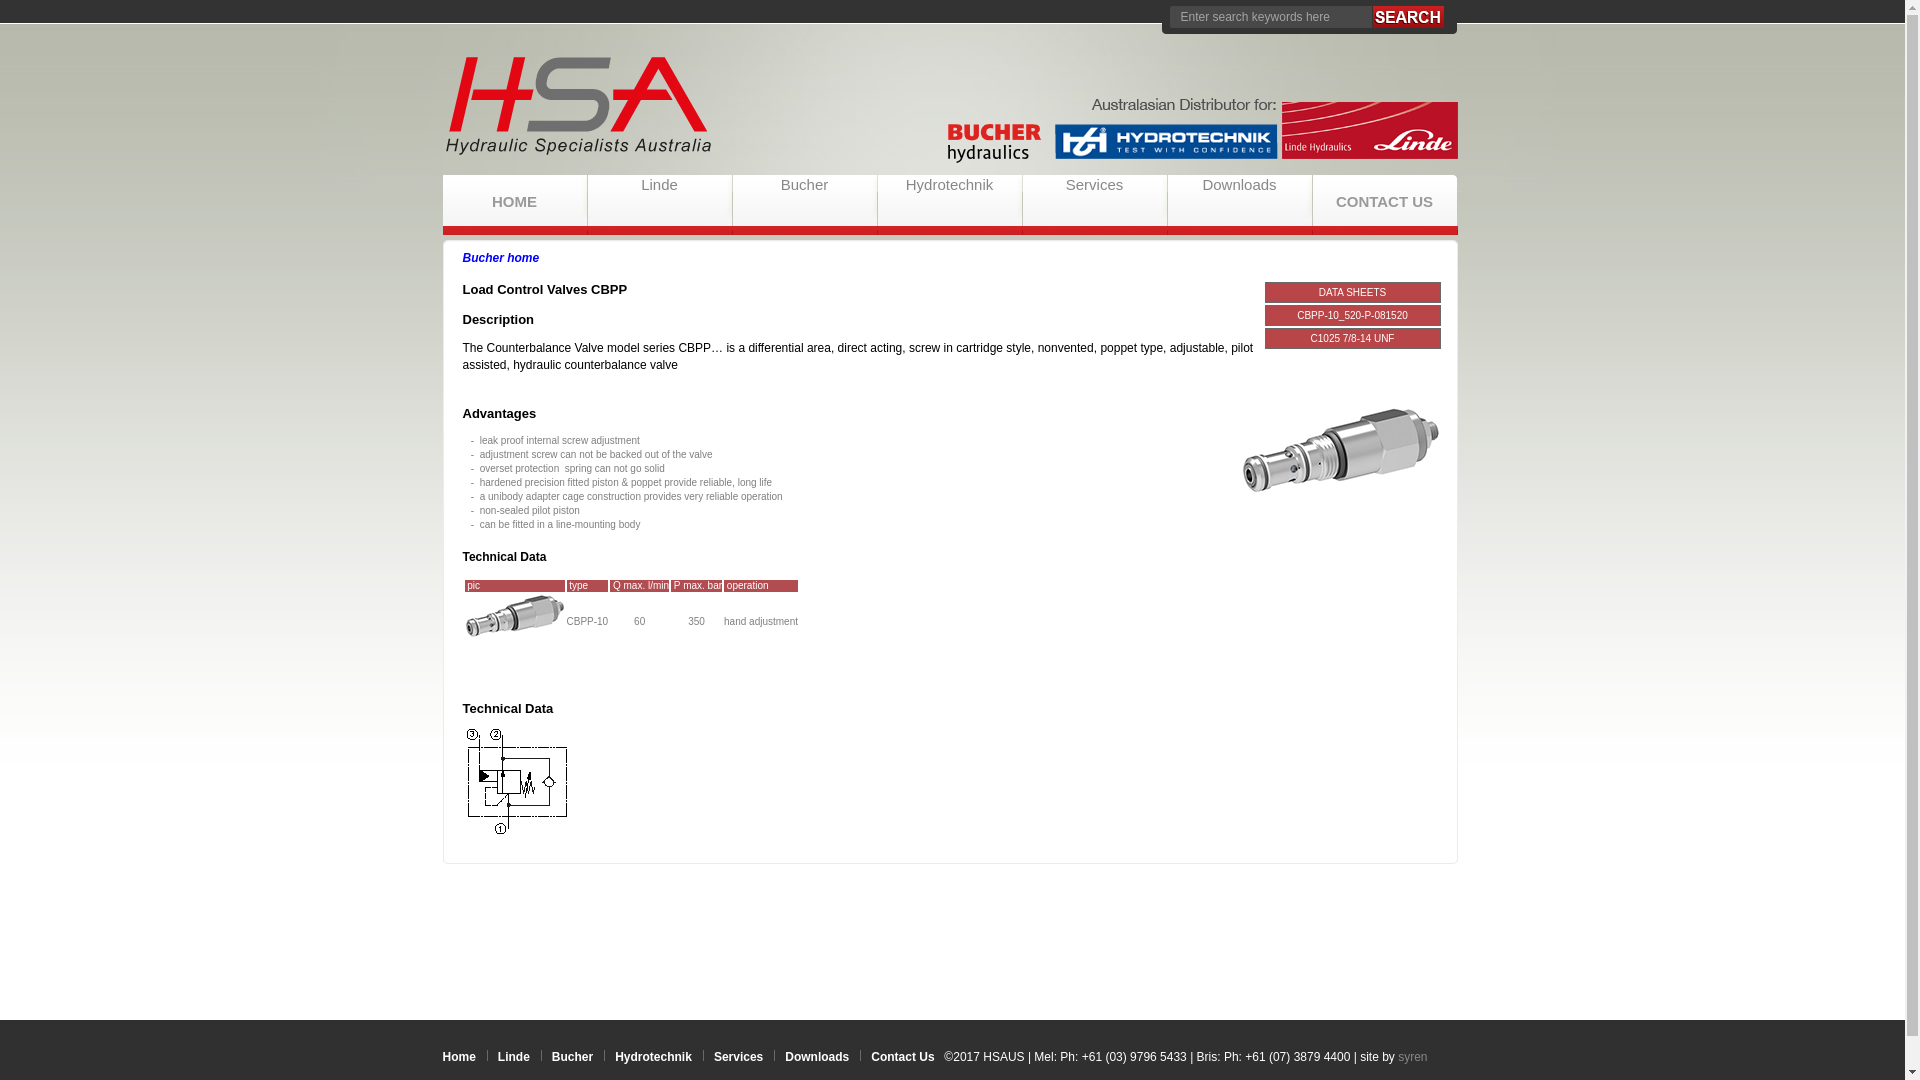 This screenshot has width=1920, height=1080. Describe the element at coordinates (737, 1055) in the screenshot. I see `'Services'` at that location.